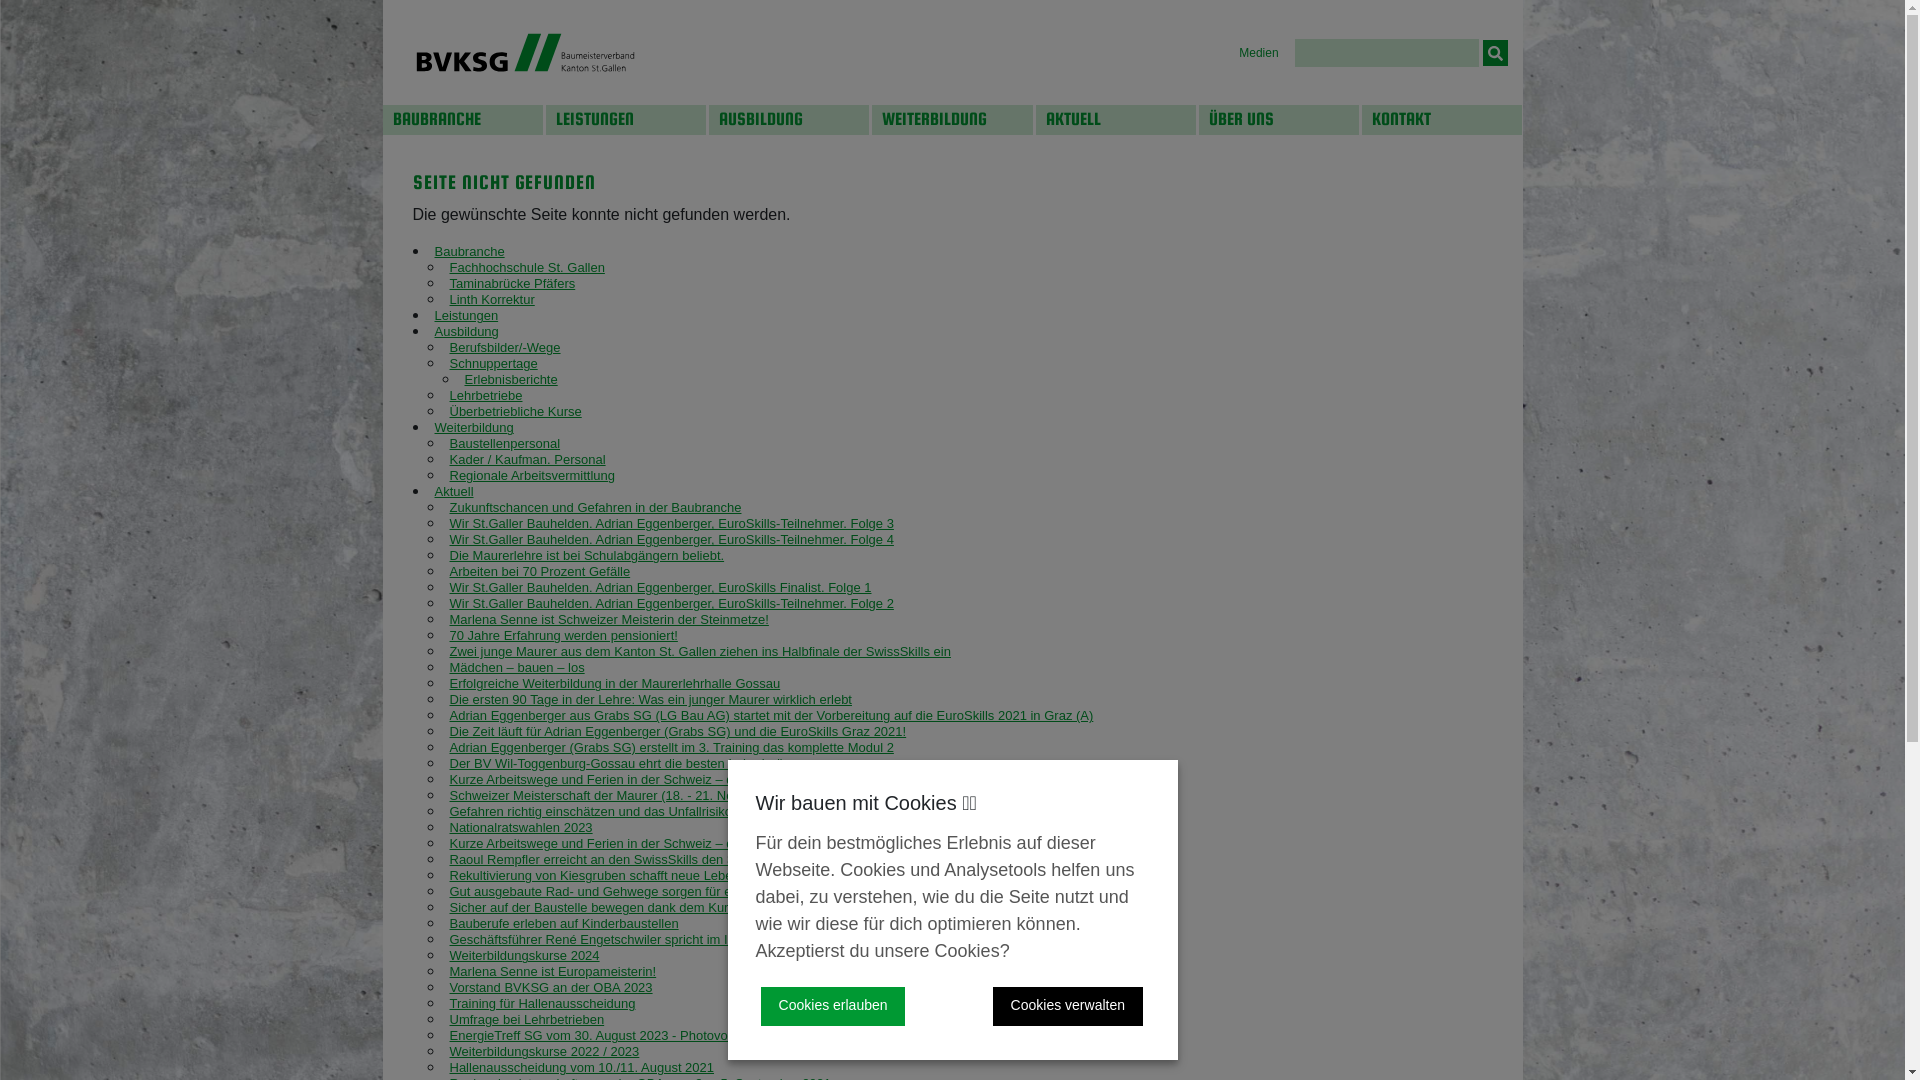 The width and height of the screenshot is (1920, 1080). Describe the element at coordinates (510, 379) in the screenshot. I see `'Erlebnisberichte'` at that location.